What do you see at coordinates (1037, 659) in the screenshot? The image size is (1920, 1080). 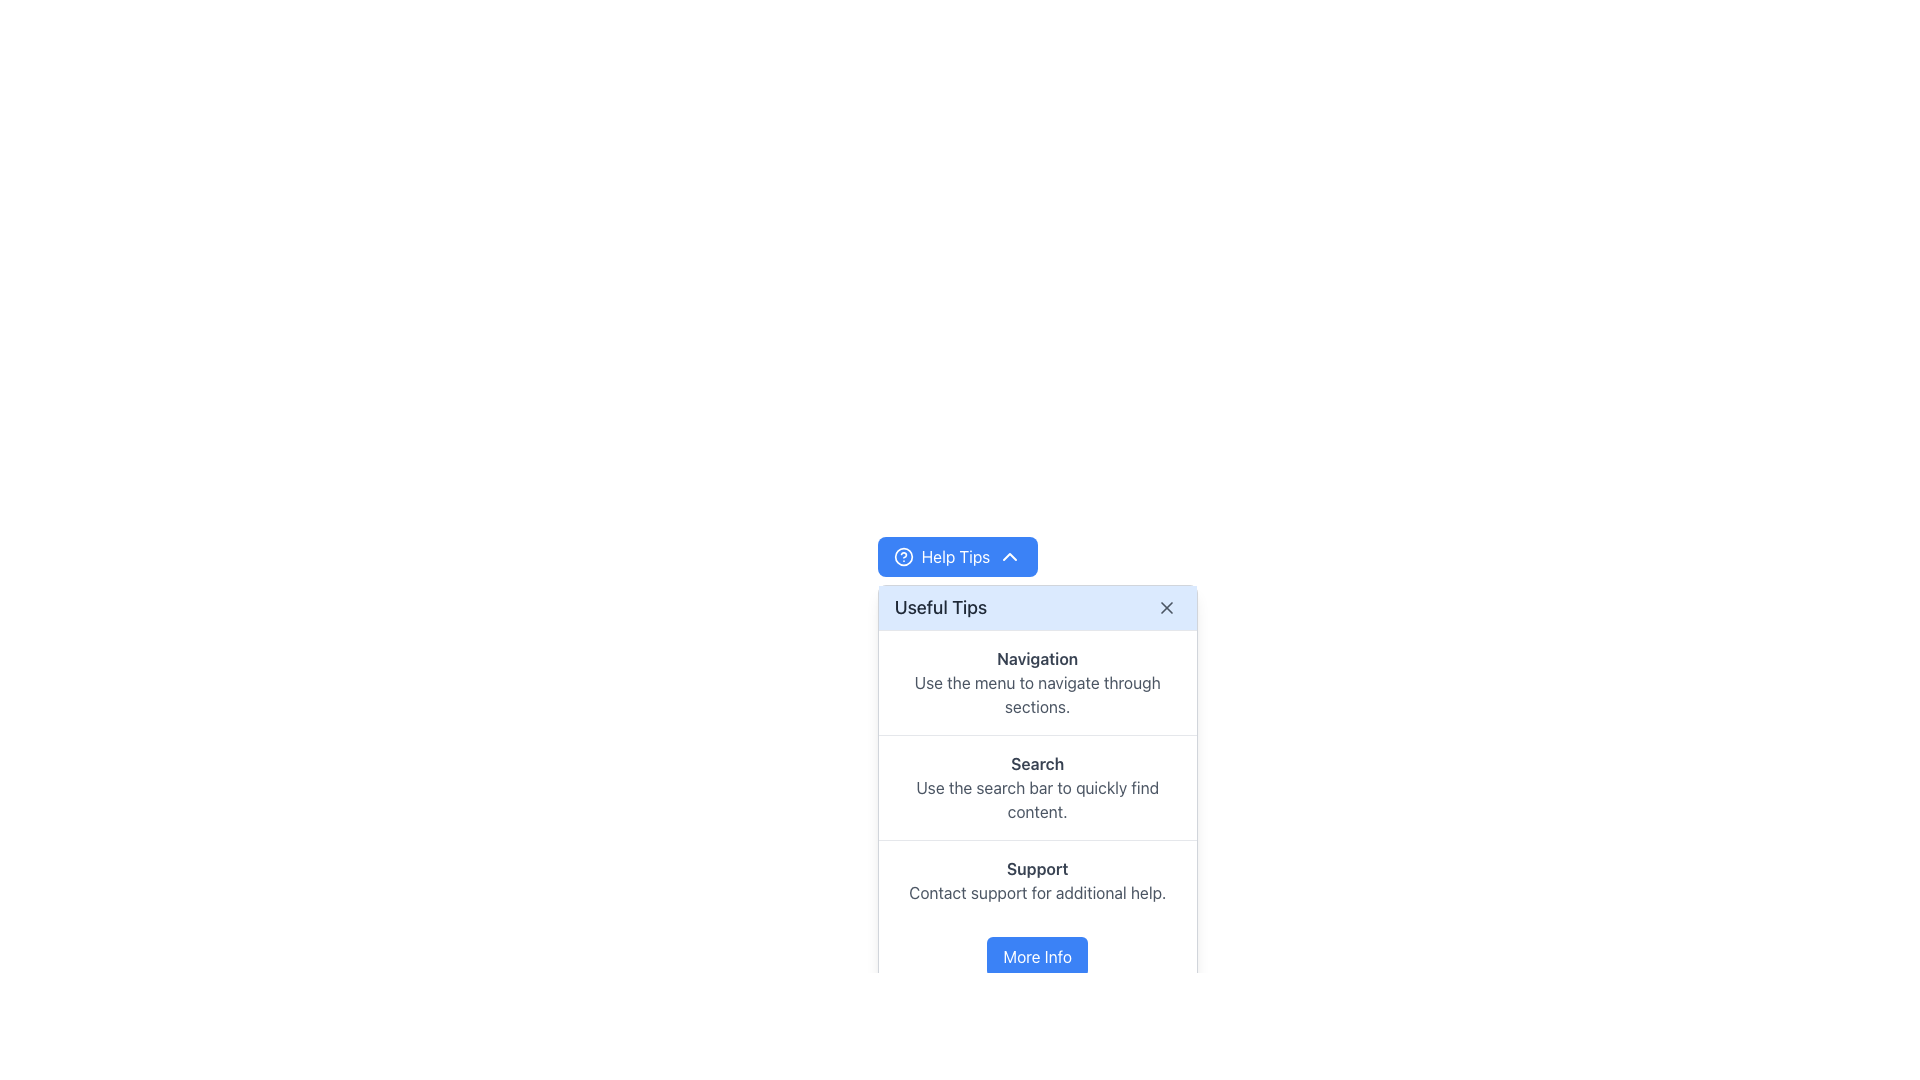 I see `the bold text label 'Navigation' which is styled in gray (#4A5568) and serves as a section heading within the 'Useful Tips' card interface` at bounding box center [1037, 659].